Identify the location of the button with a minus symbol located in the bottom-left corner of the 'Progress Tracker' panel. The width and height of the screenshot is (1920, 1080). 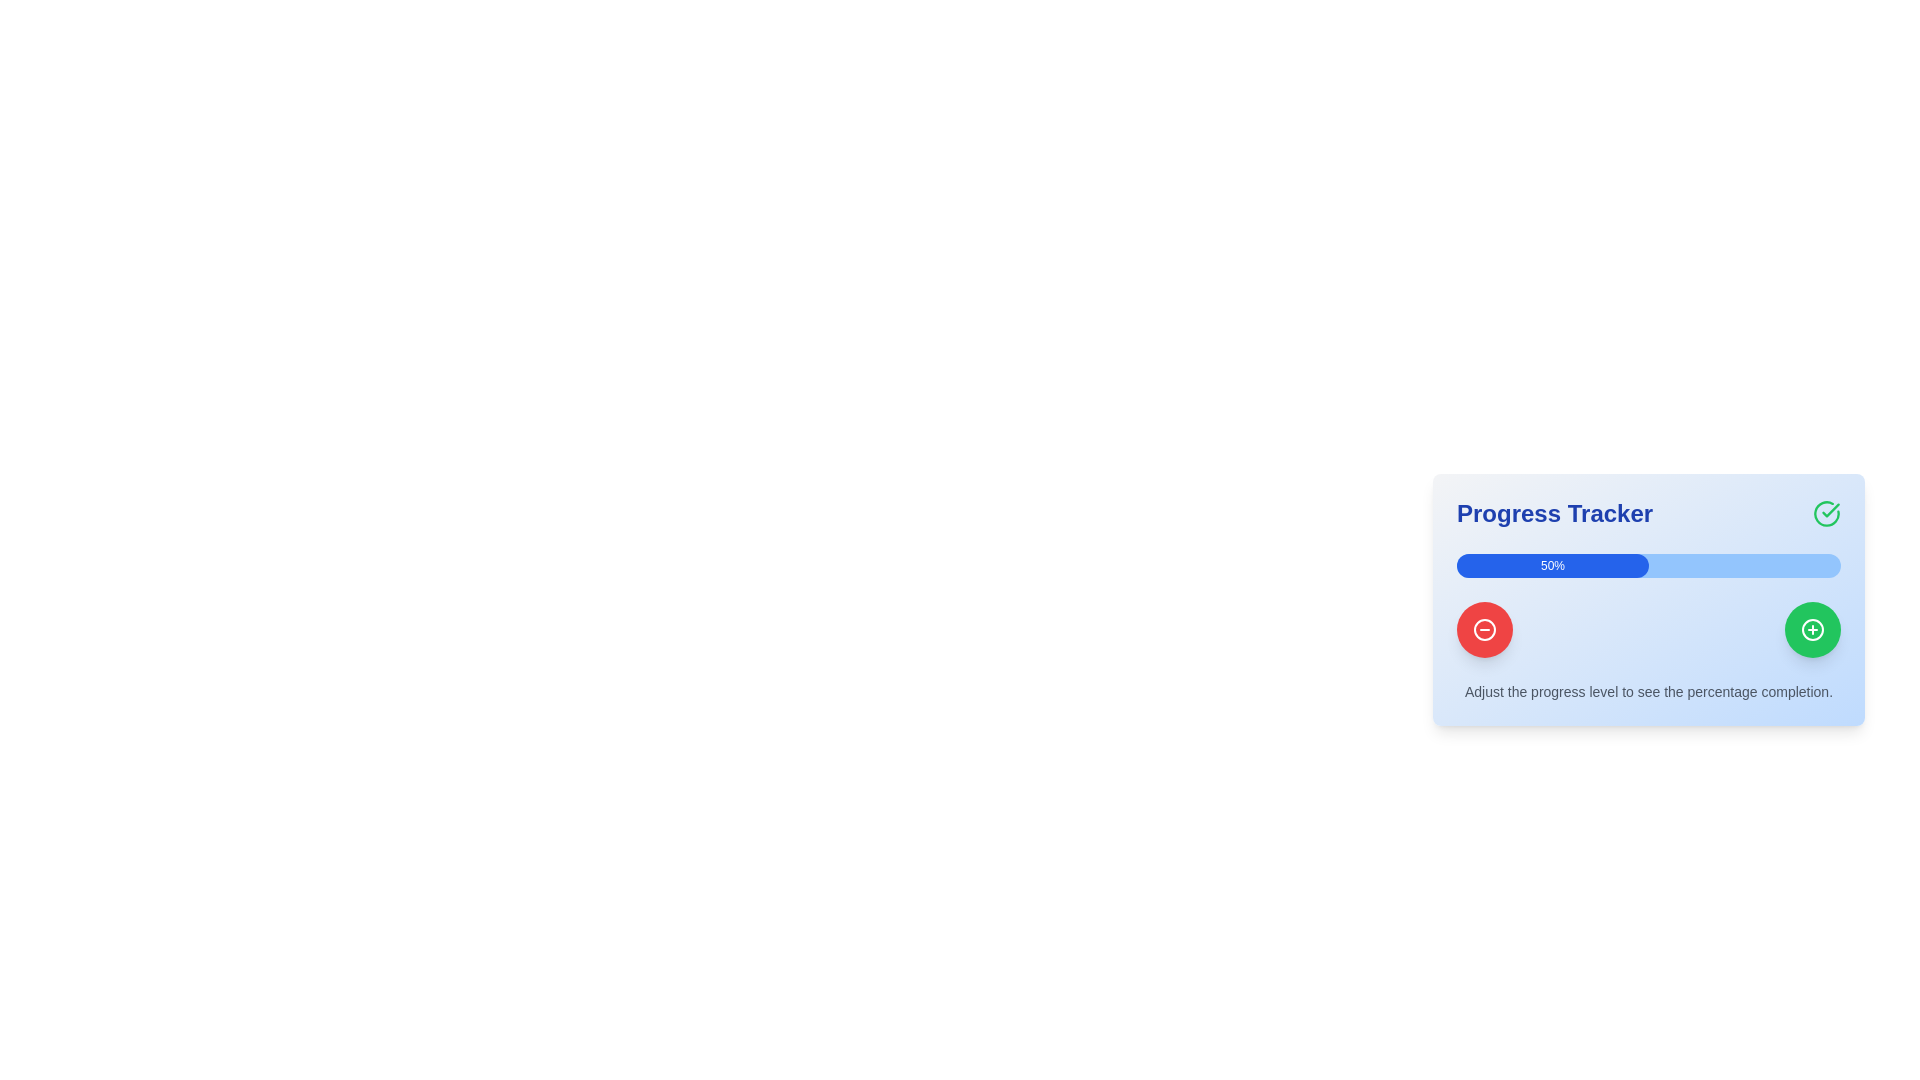
(1484, 628).